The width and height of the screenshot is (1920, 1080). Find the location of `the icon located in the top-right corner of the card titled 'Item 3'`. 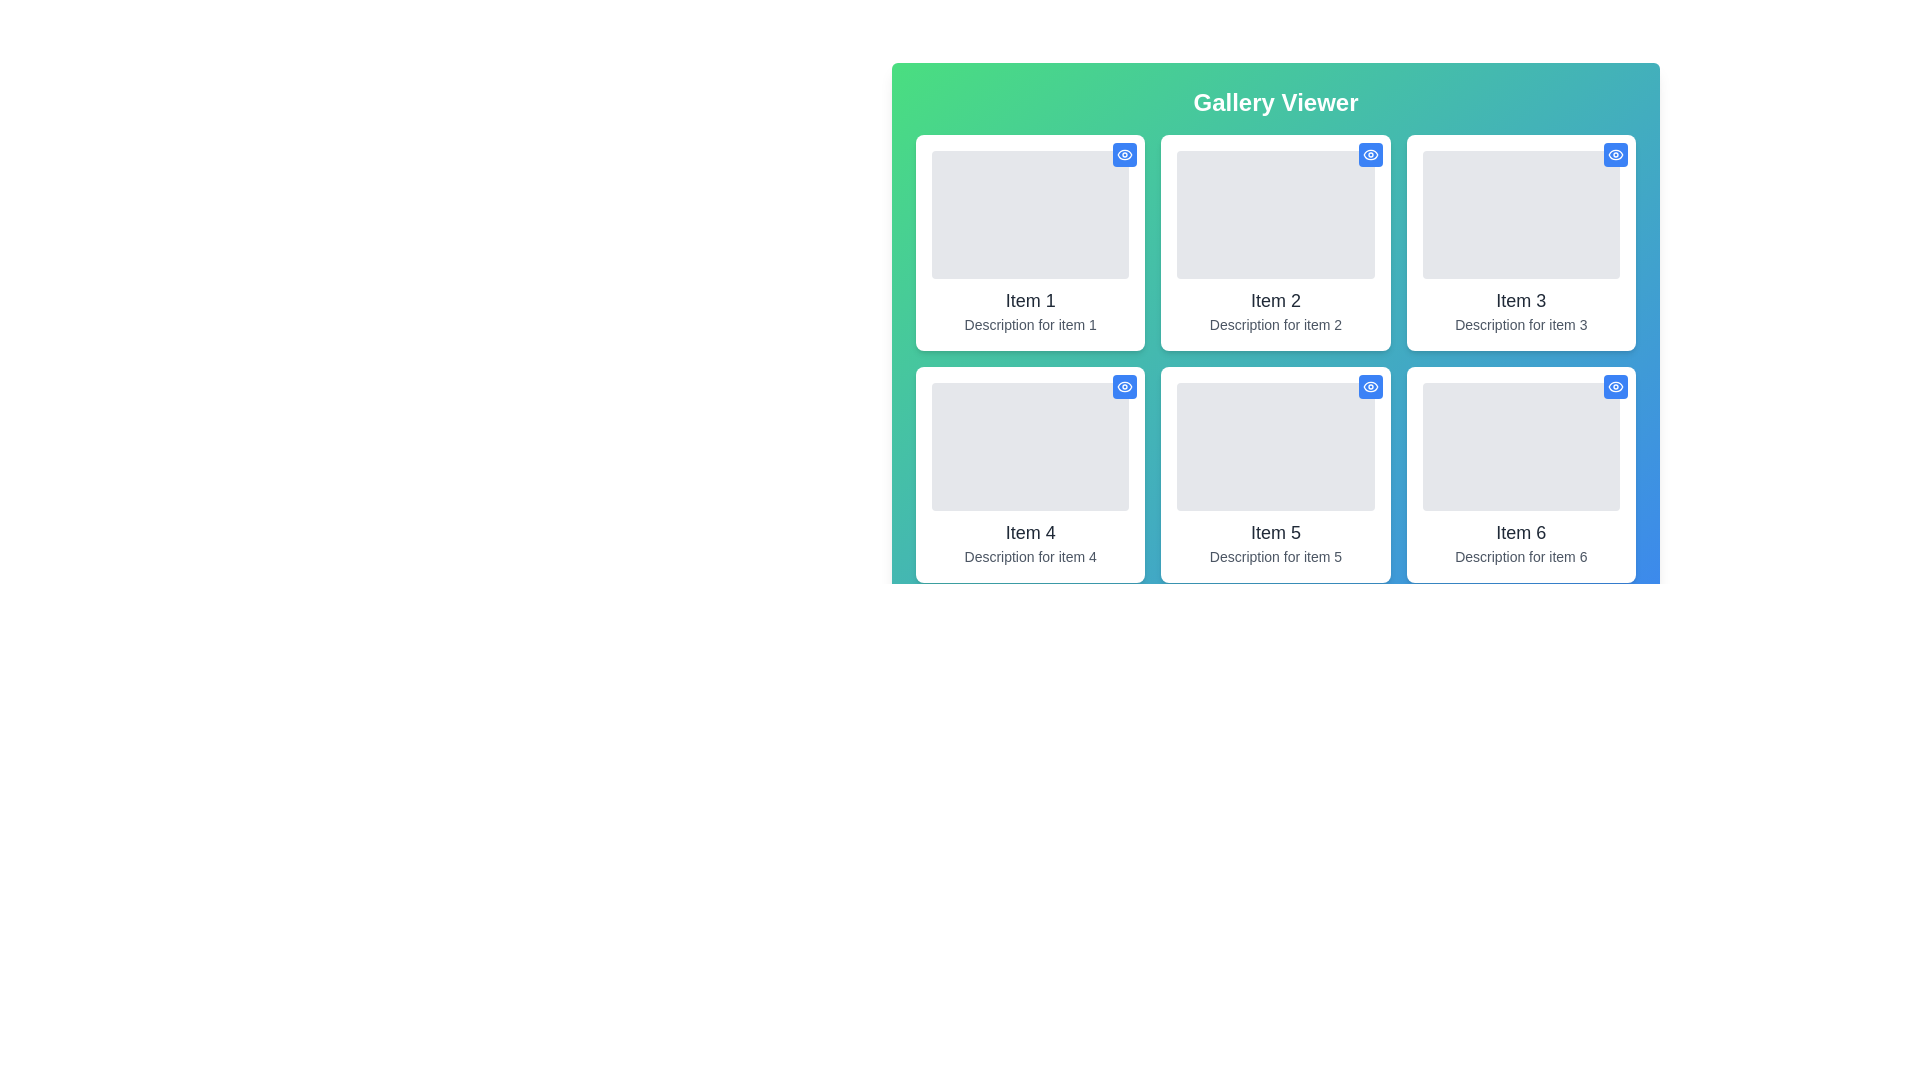

the icon located in the top-right corner of the card titled 'Item 3' is located at coordinates (1616, 153).